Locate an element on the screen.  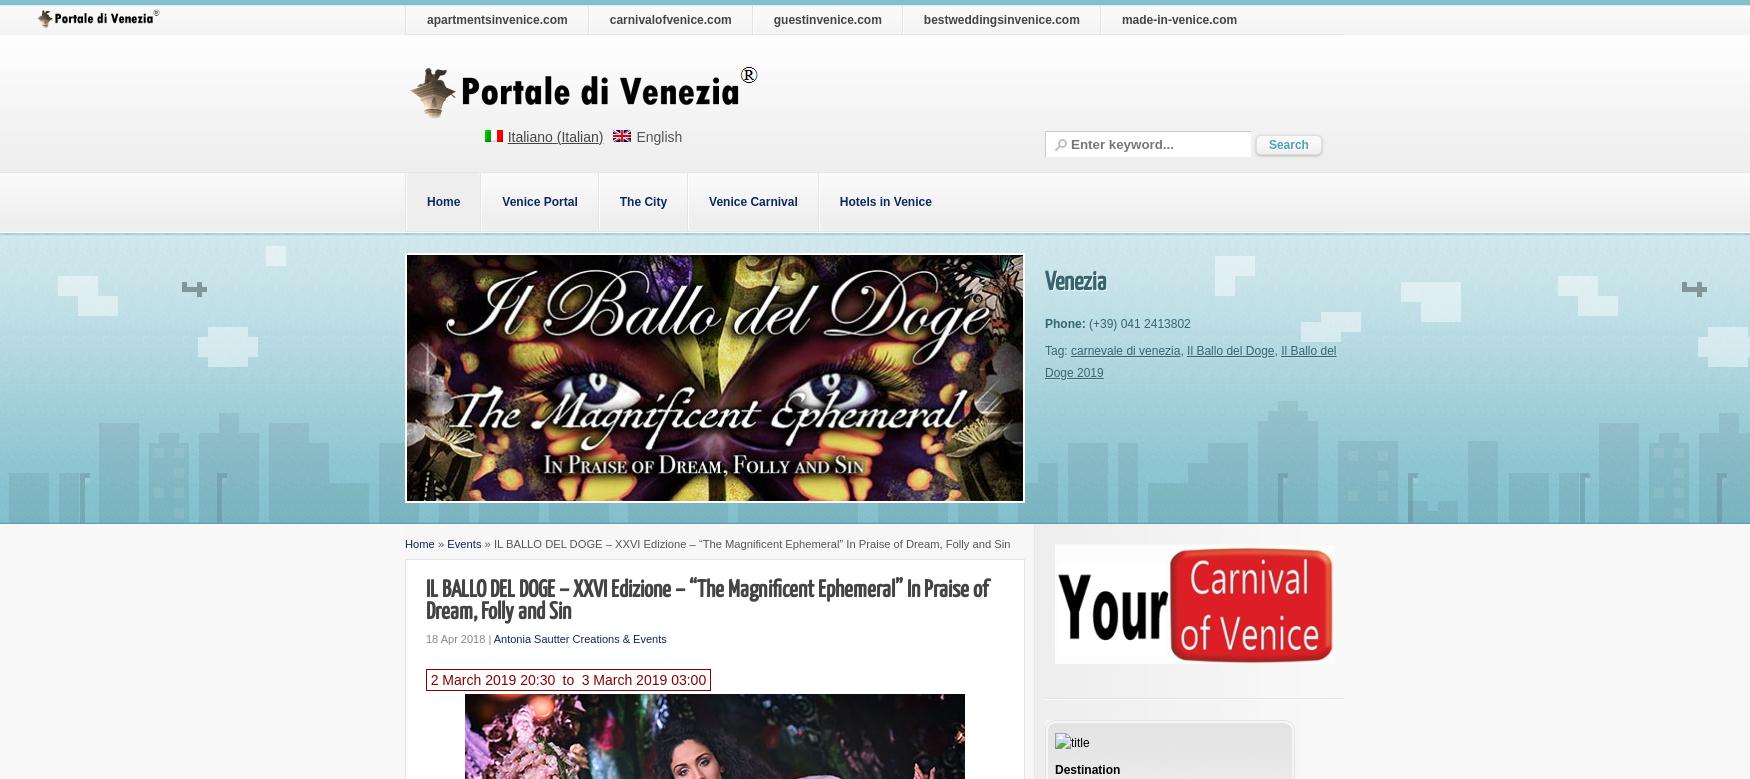
'Italiano' is located at coordinates (528, 136).